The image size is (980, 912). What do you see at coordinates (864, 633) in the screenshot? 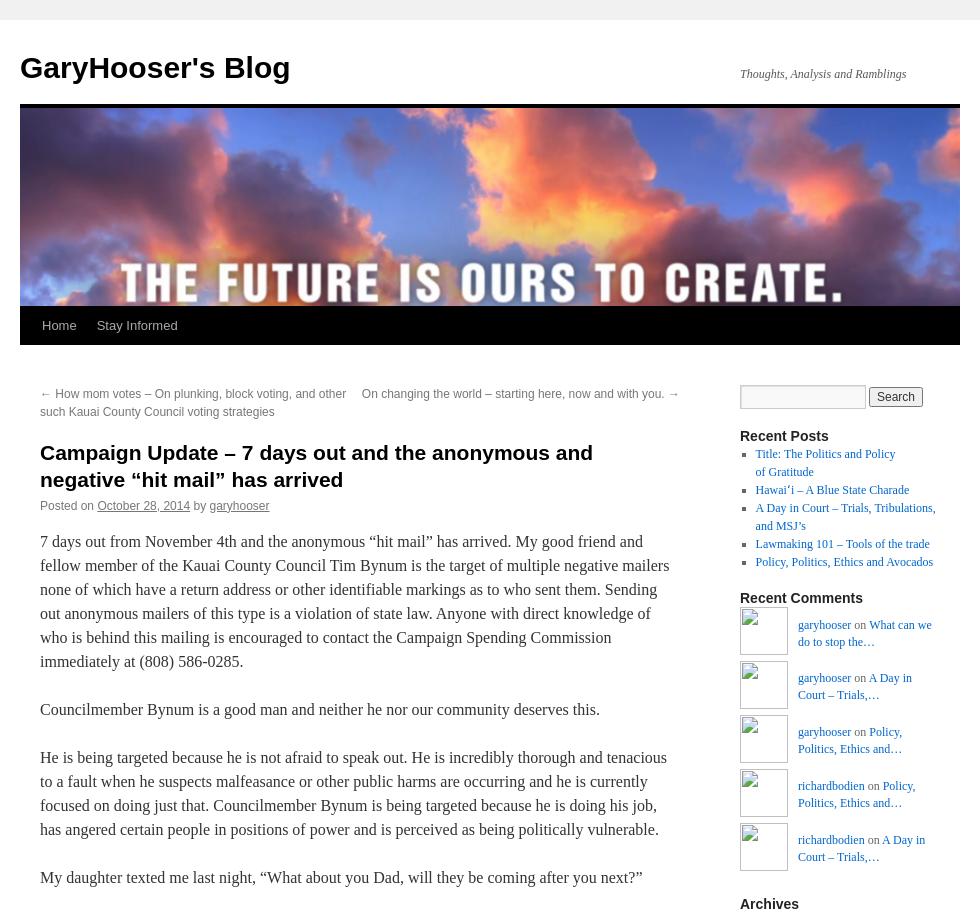
I see `'What can we do to stop the…'` at bounding box center [864, 633].